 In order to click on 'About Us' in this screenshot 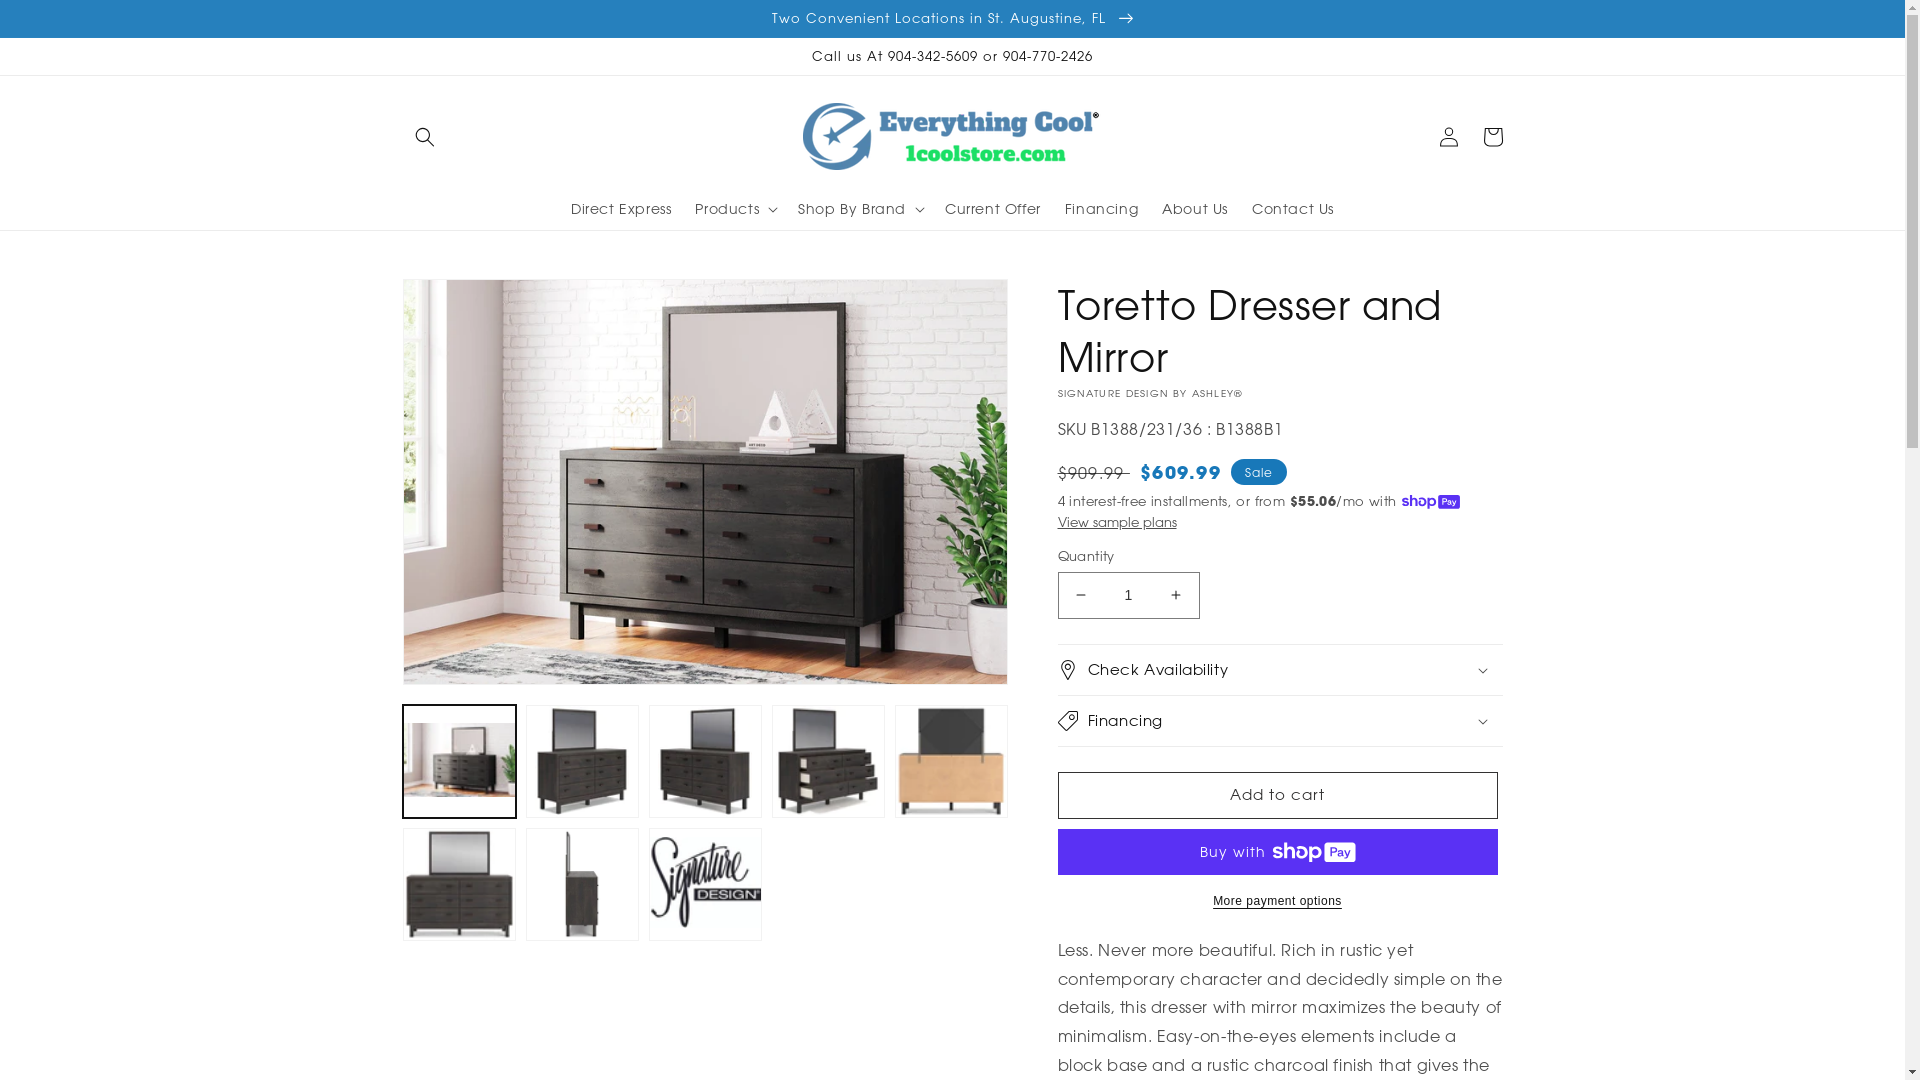, I will do `click(1195, 208)`.